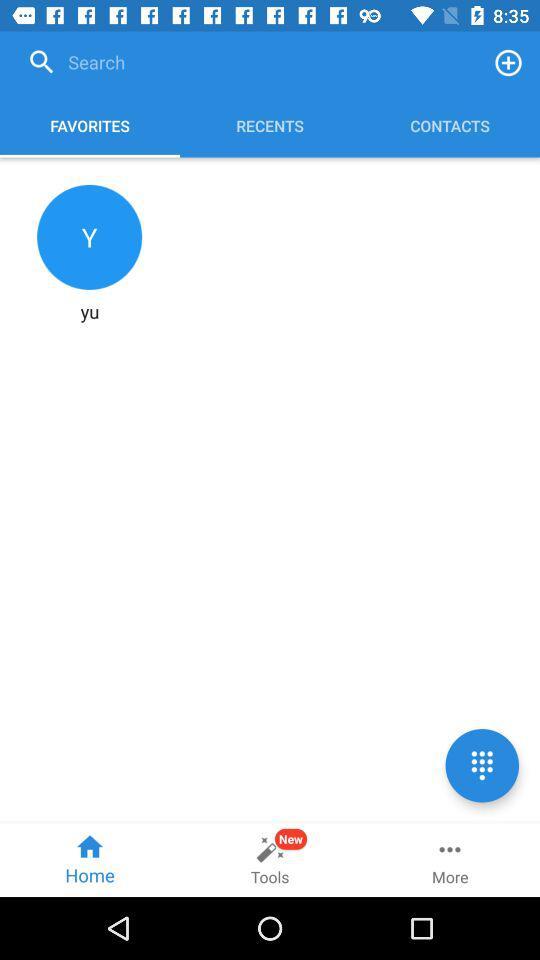  Describe the element at coordinates (248, 62) in the screenshot. I see `the item above favorites item` at that location.